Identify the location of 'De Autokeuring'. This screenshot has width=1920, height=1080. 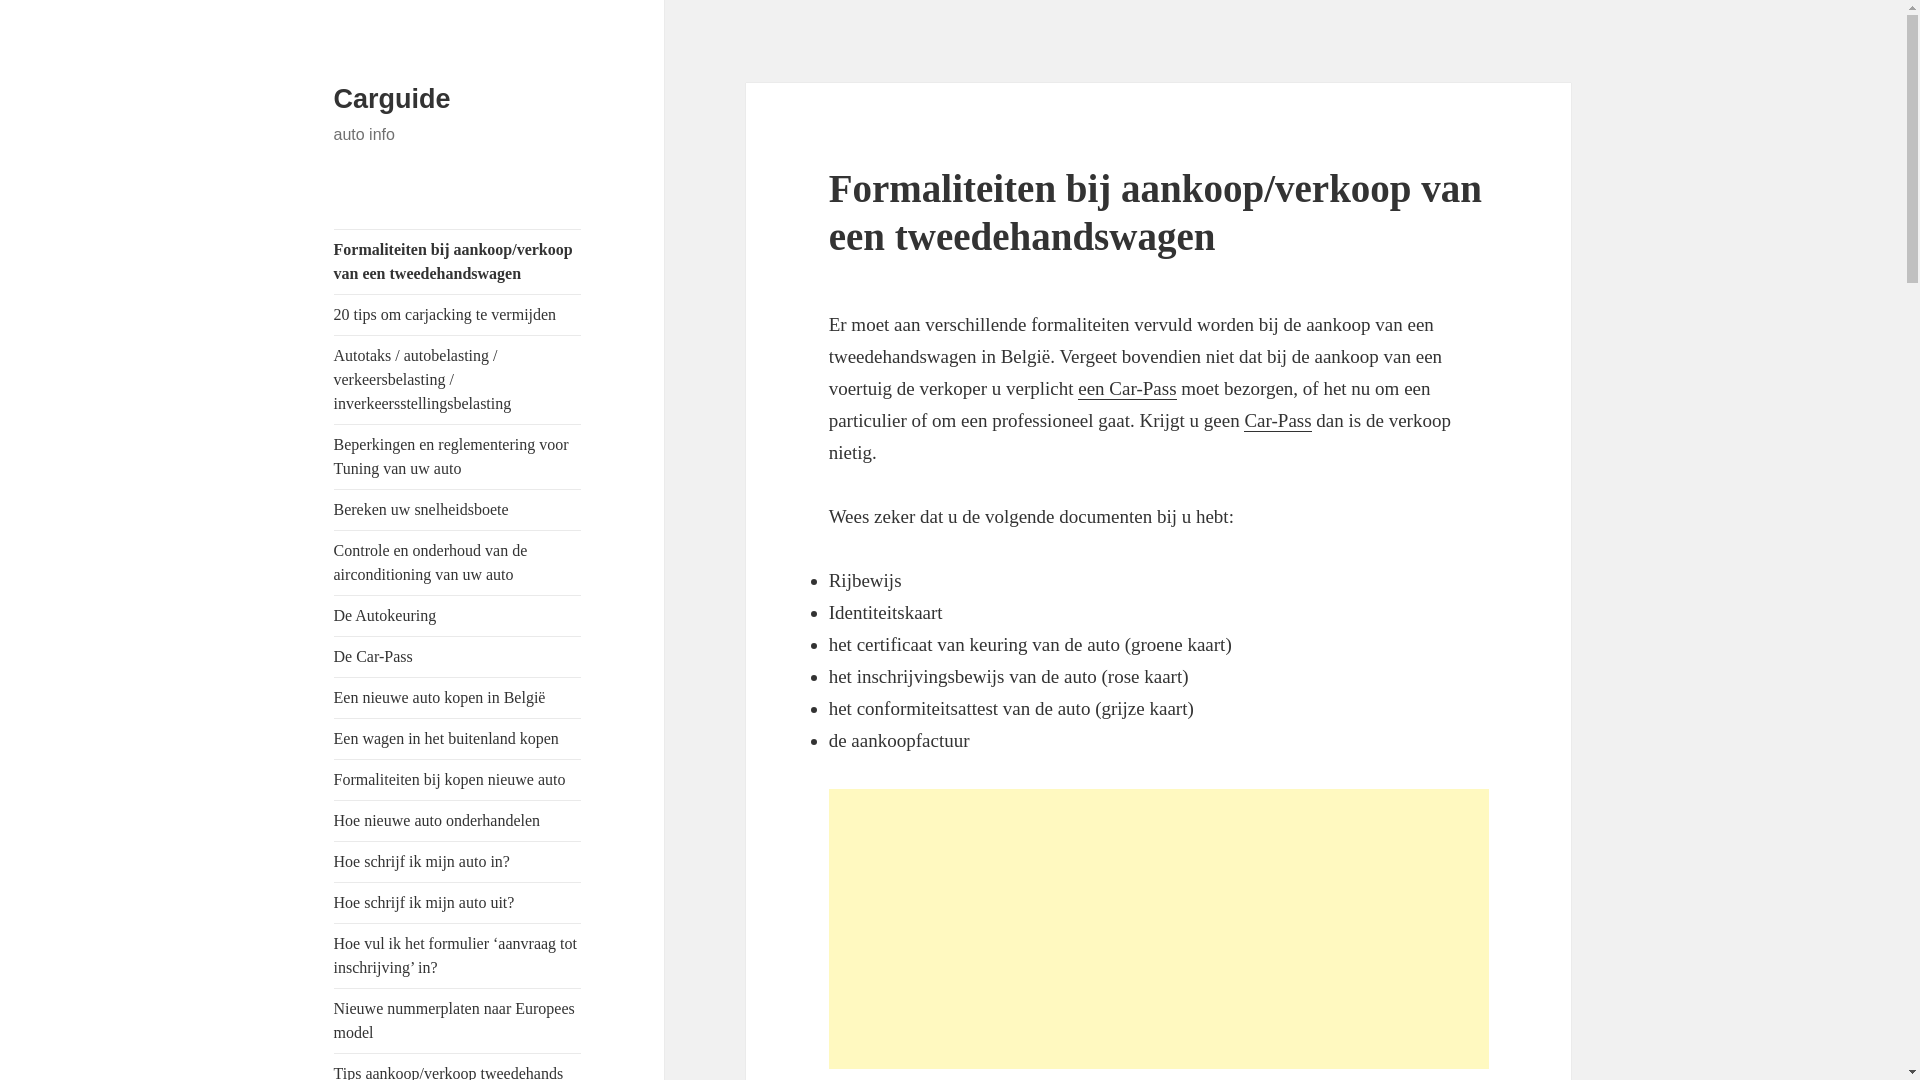
(456, 615).